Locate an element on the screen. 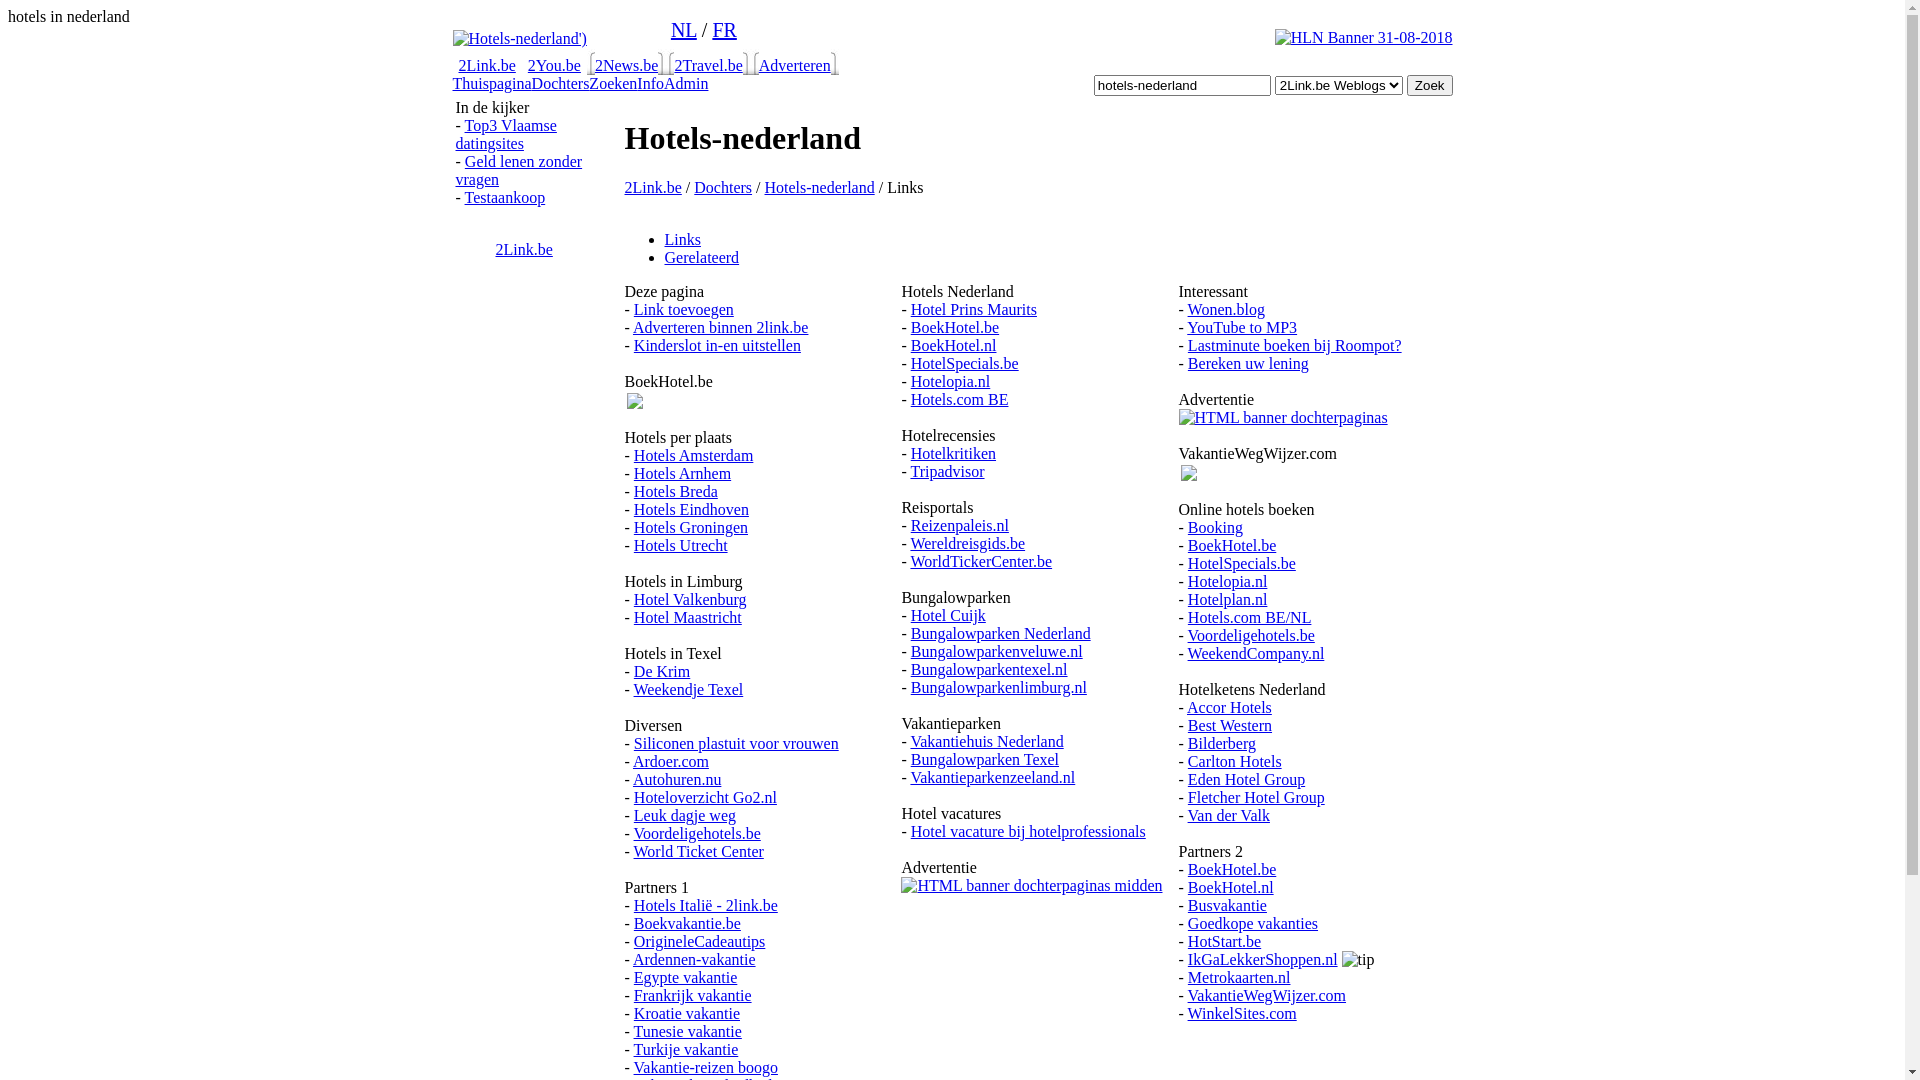 The width and height of the screenshot is (1920, 1080). 'Hotel vacature bij hotelprofessionals' is located at coordinates (1028, 831).